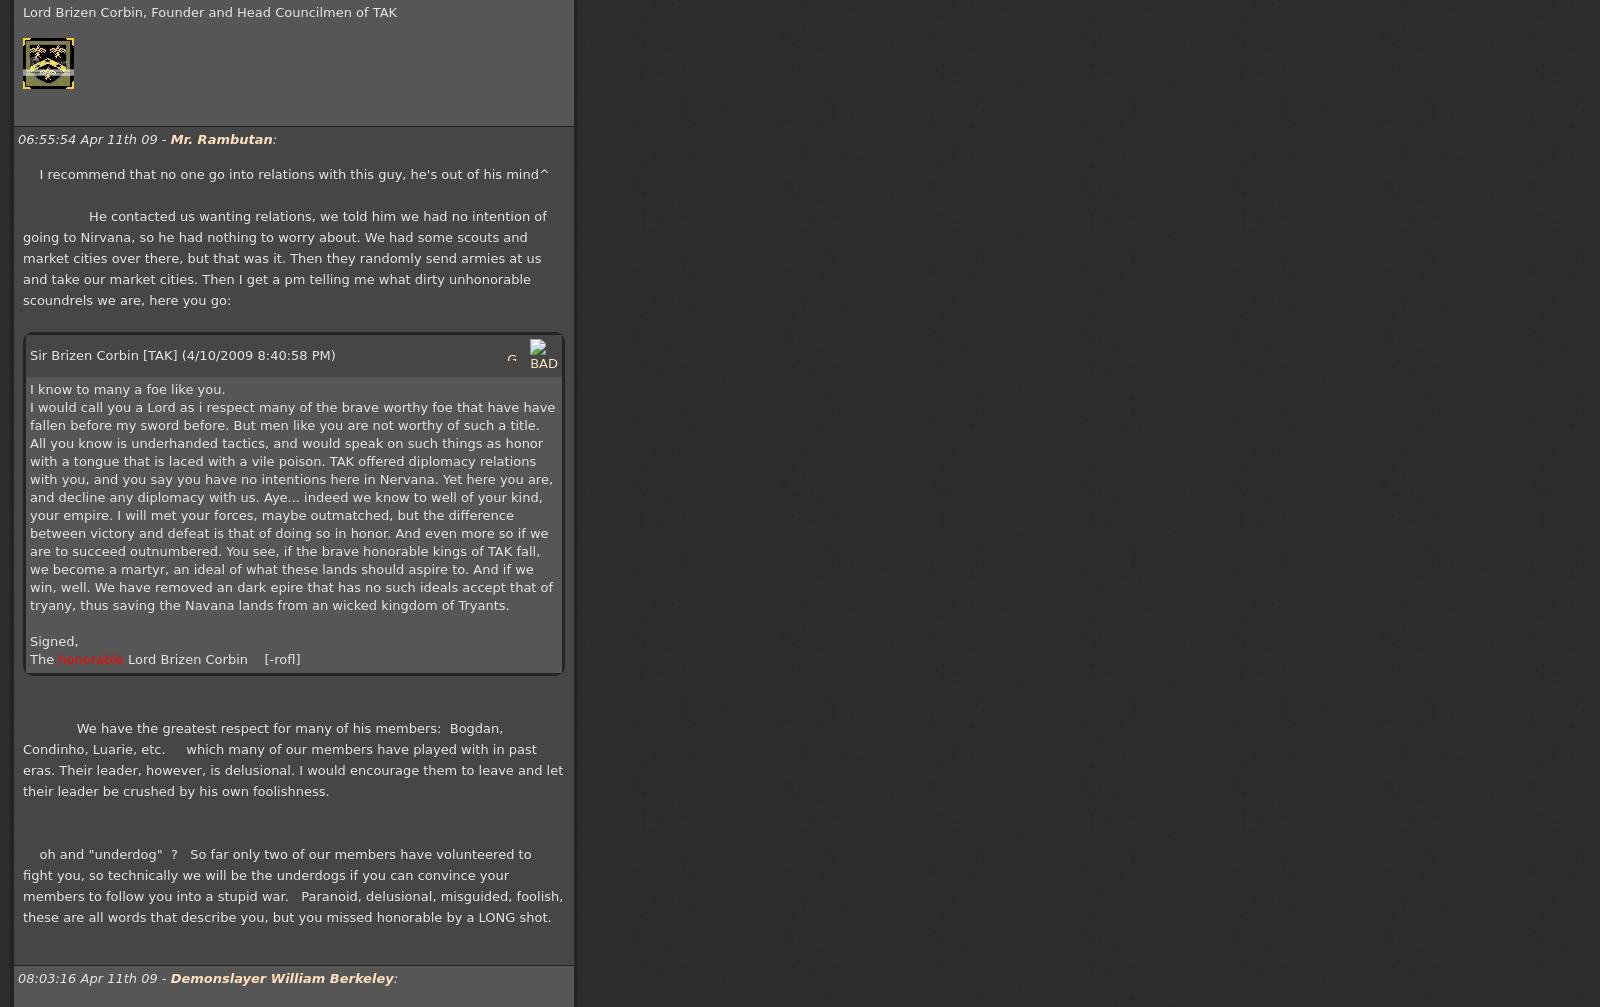 The width and height of the screenshot is (1600, 1007). I want to click on 'Lord Brizen Corbin, Founder and Head Councilmen of TAK', so click(22, 12).